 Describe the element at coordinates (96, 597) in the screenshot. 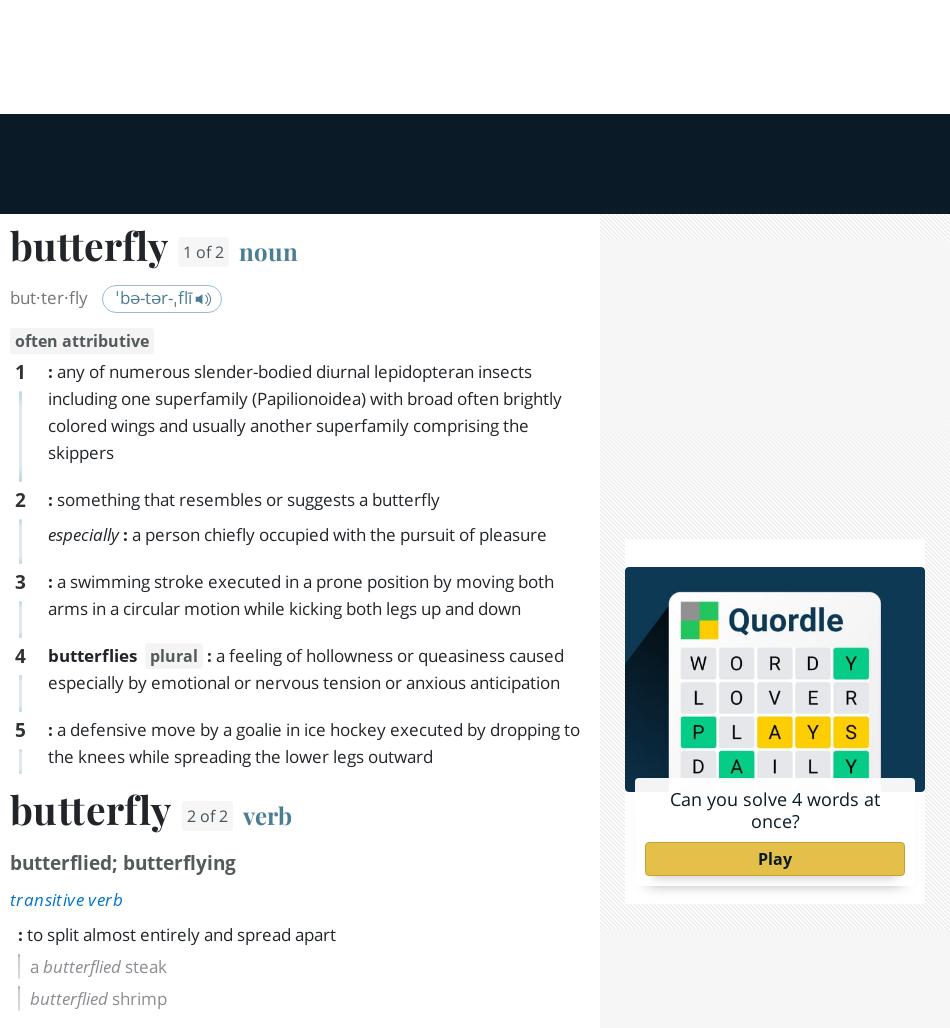

I see `'Britannica English:'` at that location.